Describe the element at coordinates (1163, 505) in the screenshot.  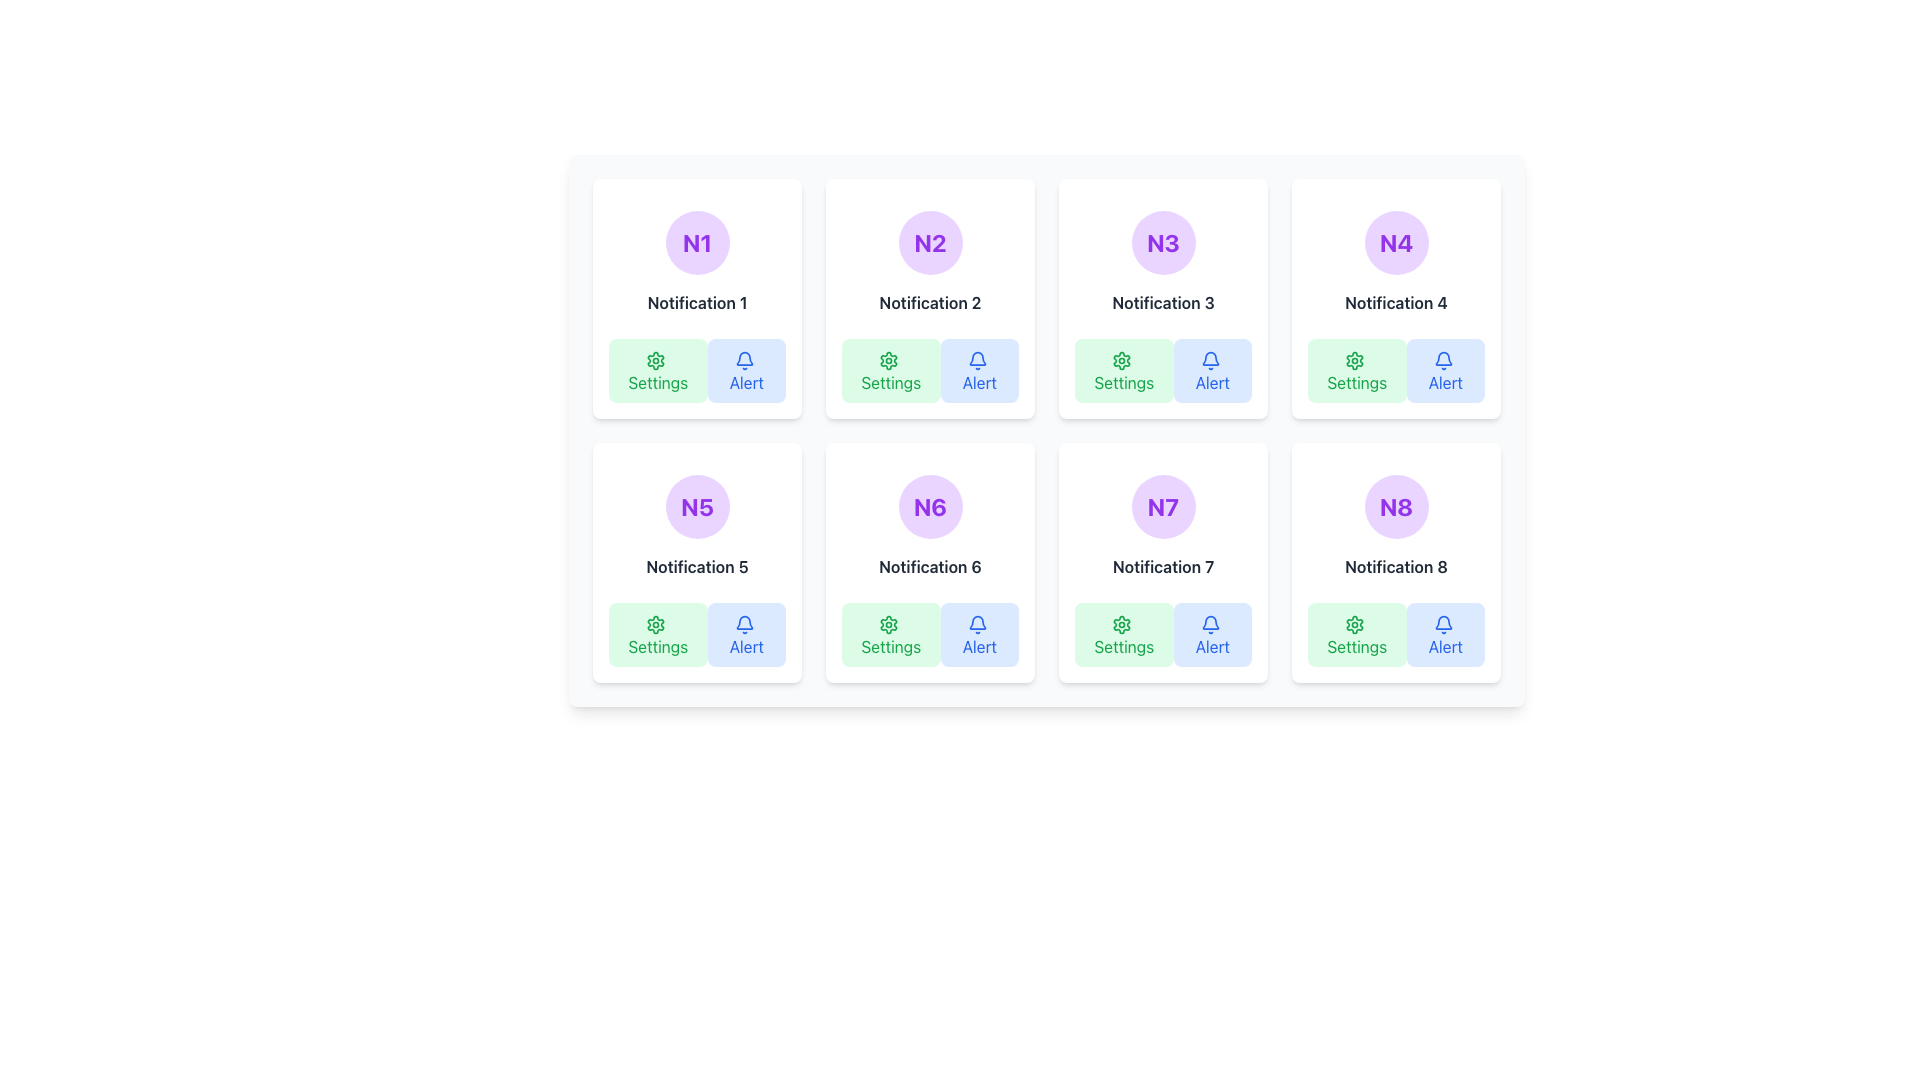
I see `the badge representing 'Notification 7', located in the second row, third column of the grid layout` at that location.